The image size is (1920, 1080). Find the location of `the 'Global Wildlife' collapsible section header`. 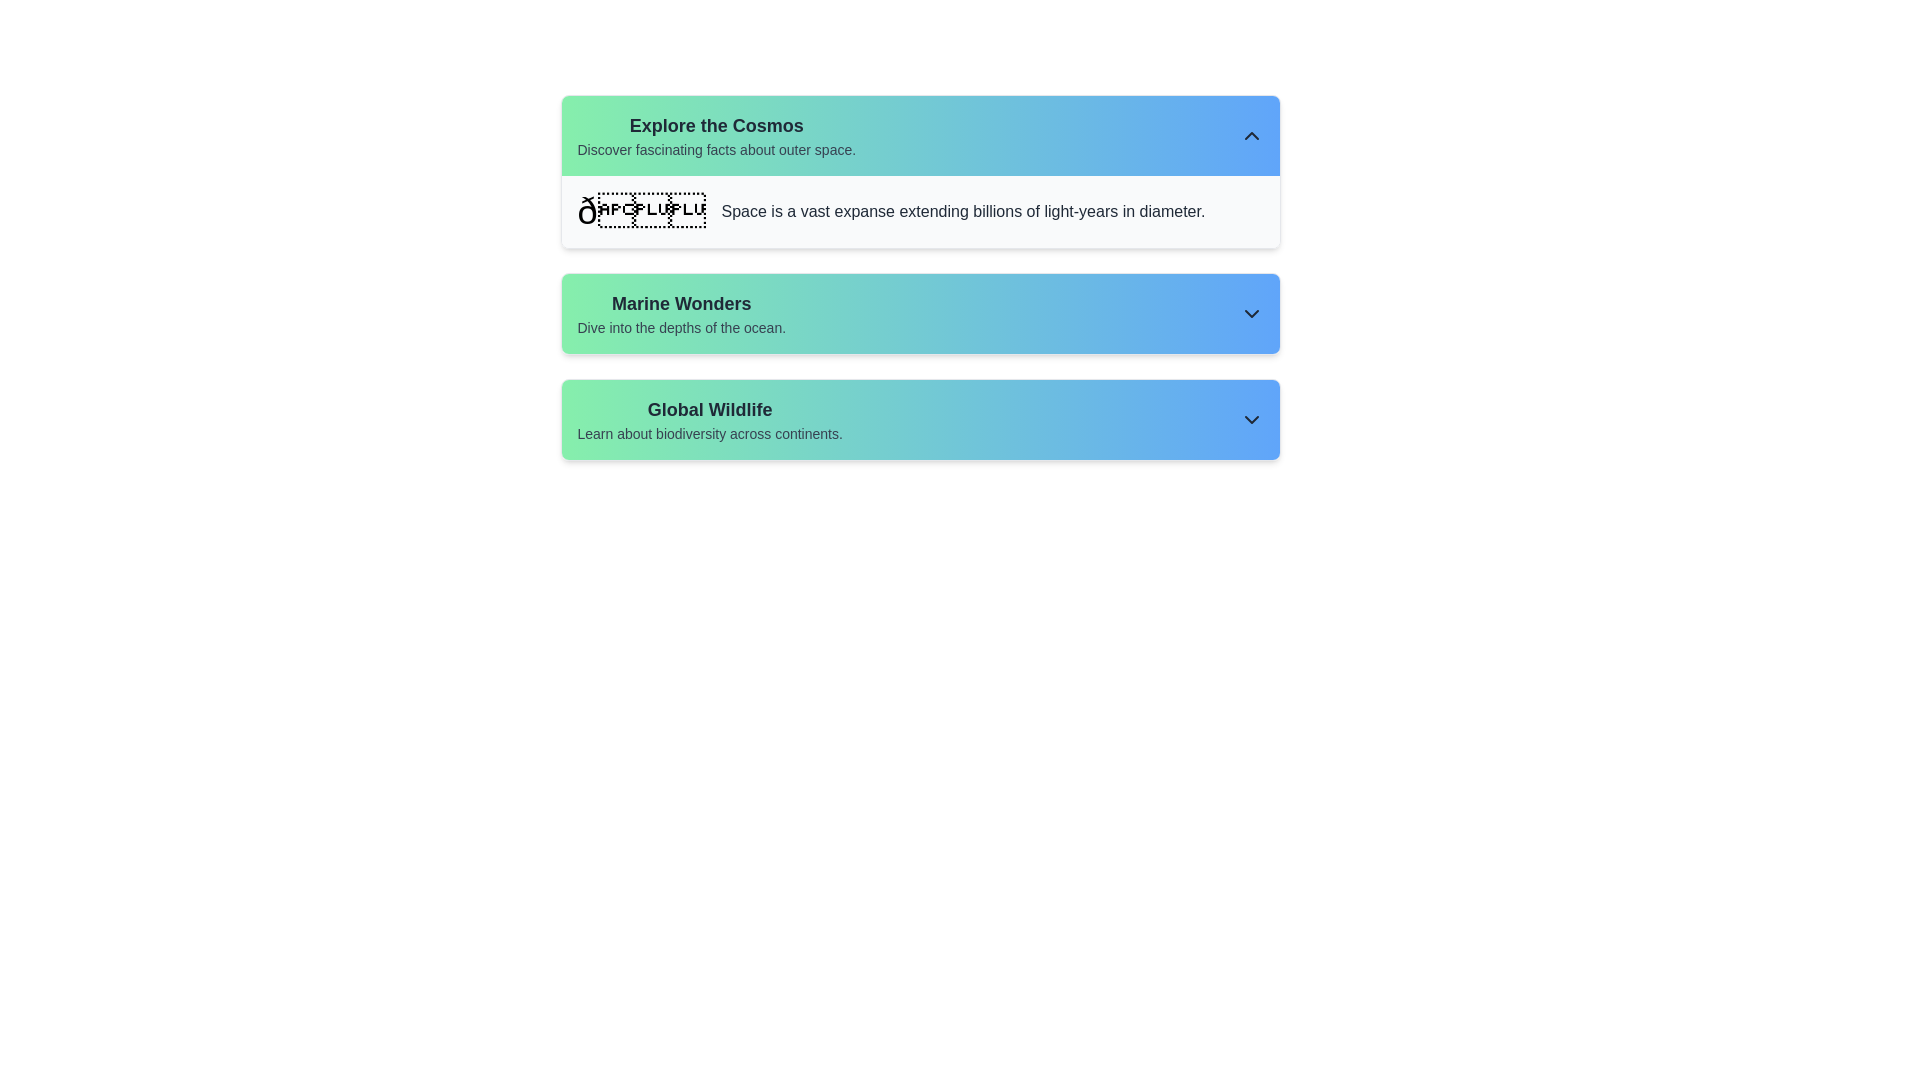

the 'Global Wildlife' collapsible section header is located at coordinates (919, 419).